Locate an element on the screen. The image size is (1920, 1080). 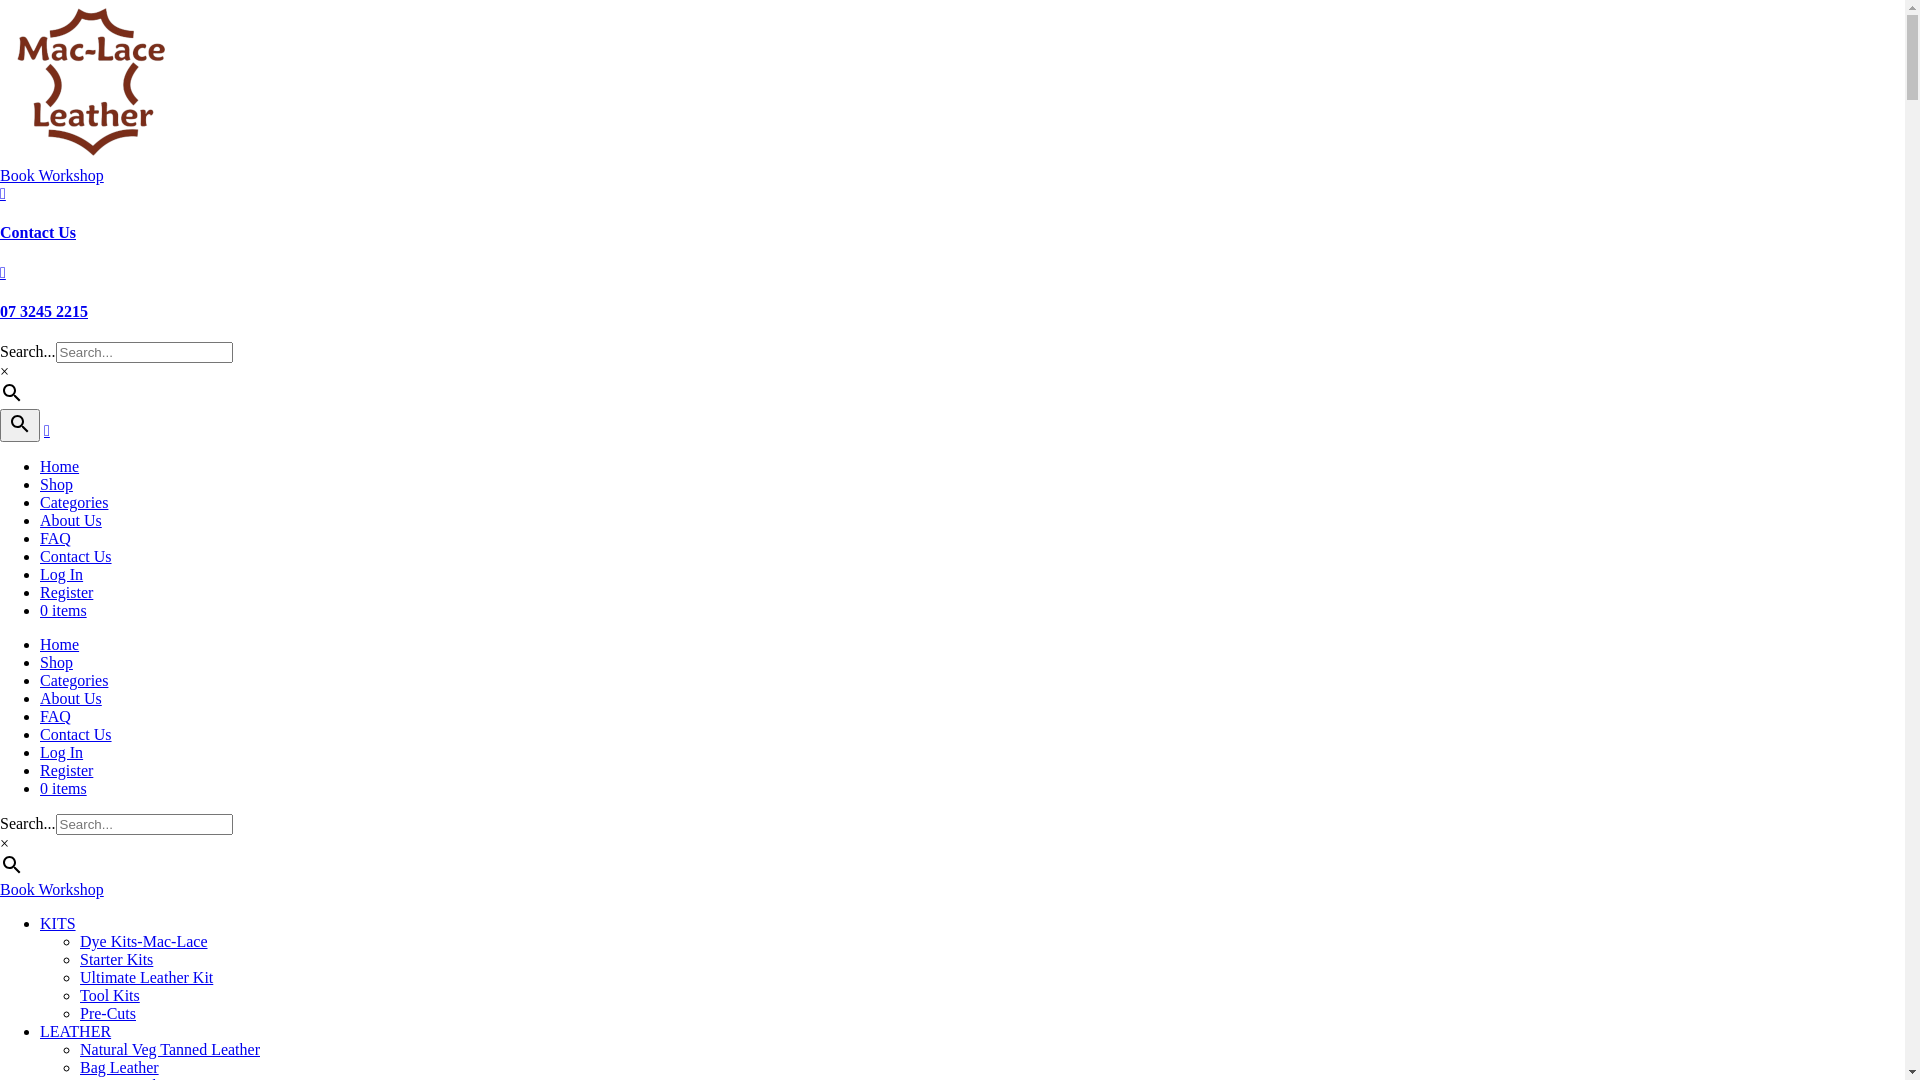
'Categories' is located at coordinates (73, 679).